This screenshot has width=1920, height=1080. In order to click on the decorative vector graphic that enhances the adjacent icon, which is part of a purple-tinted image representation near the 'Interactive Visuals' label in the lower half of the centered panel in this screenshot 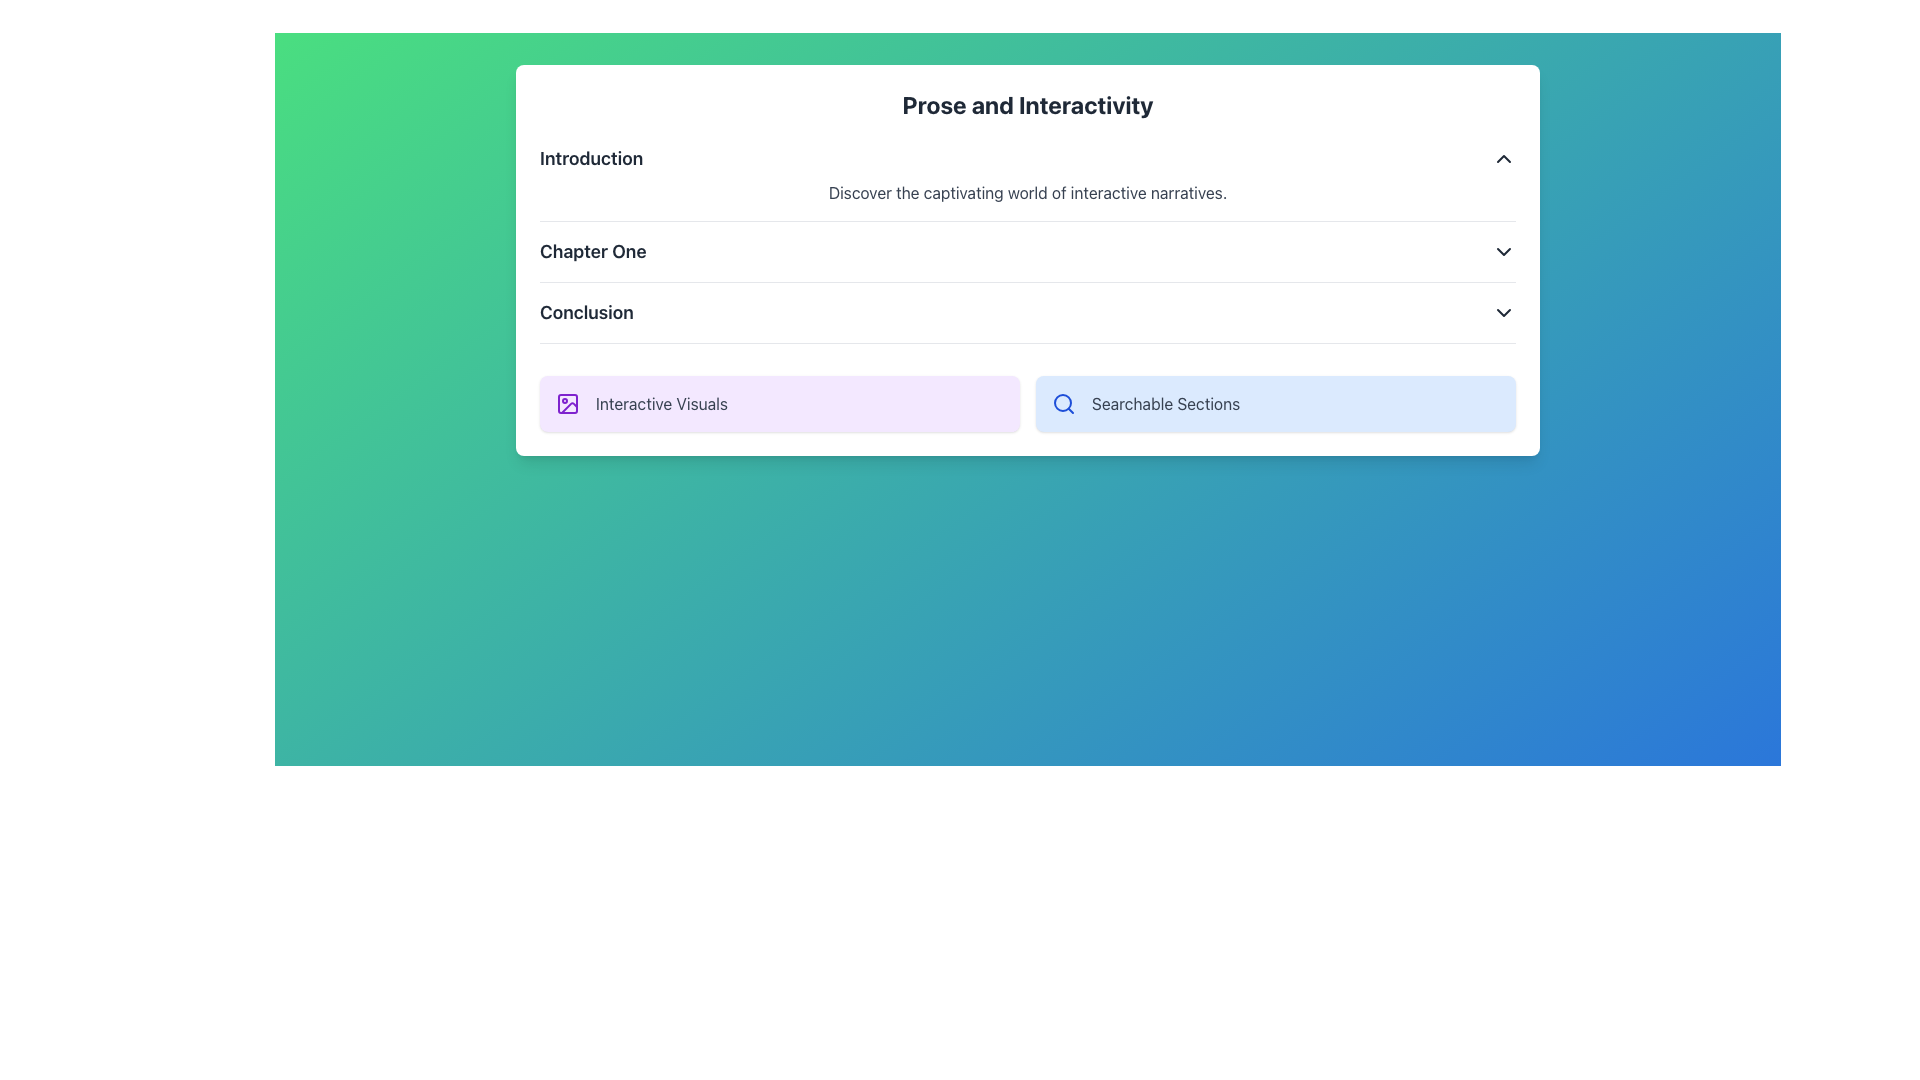, I will do `click(566, 404)`.